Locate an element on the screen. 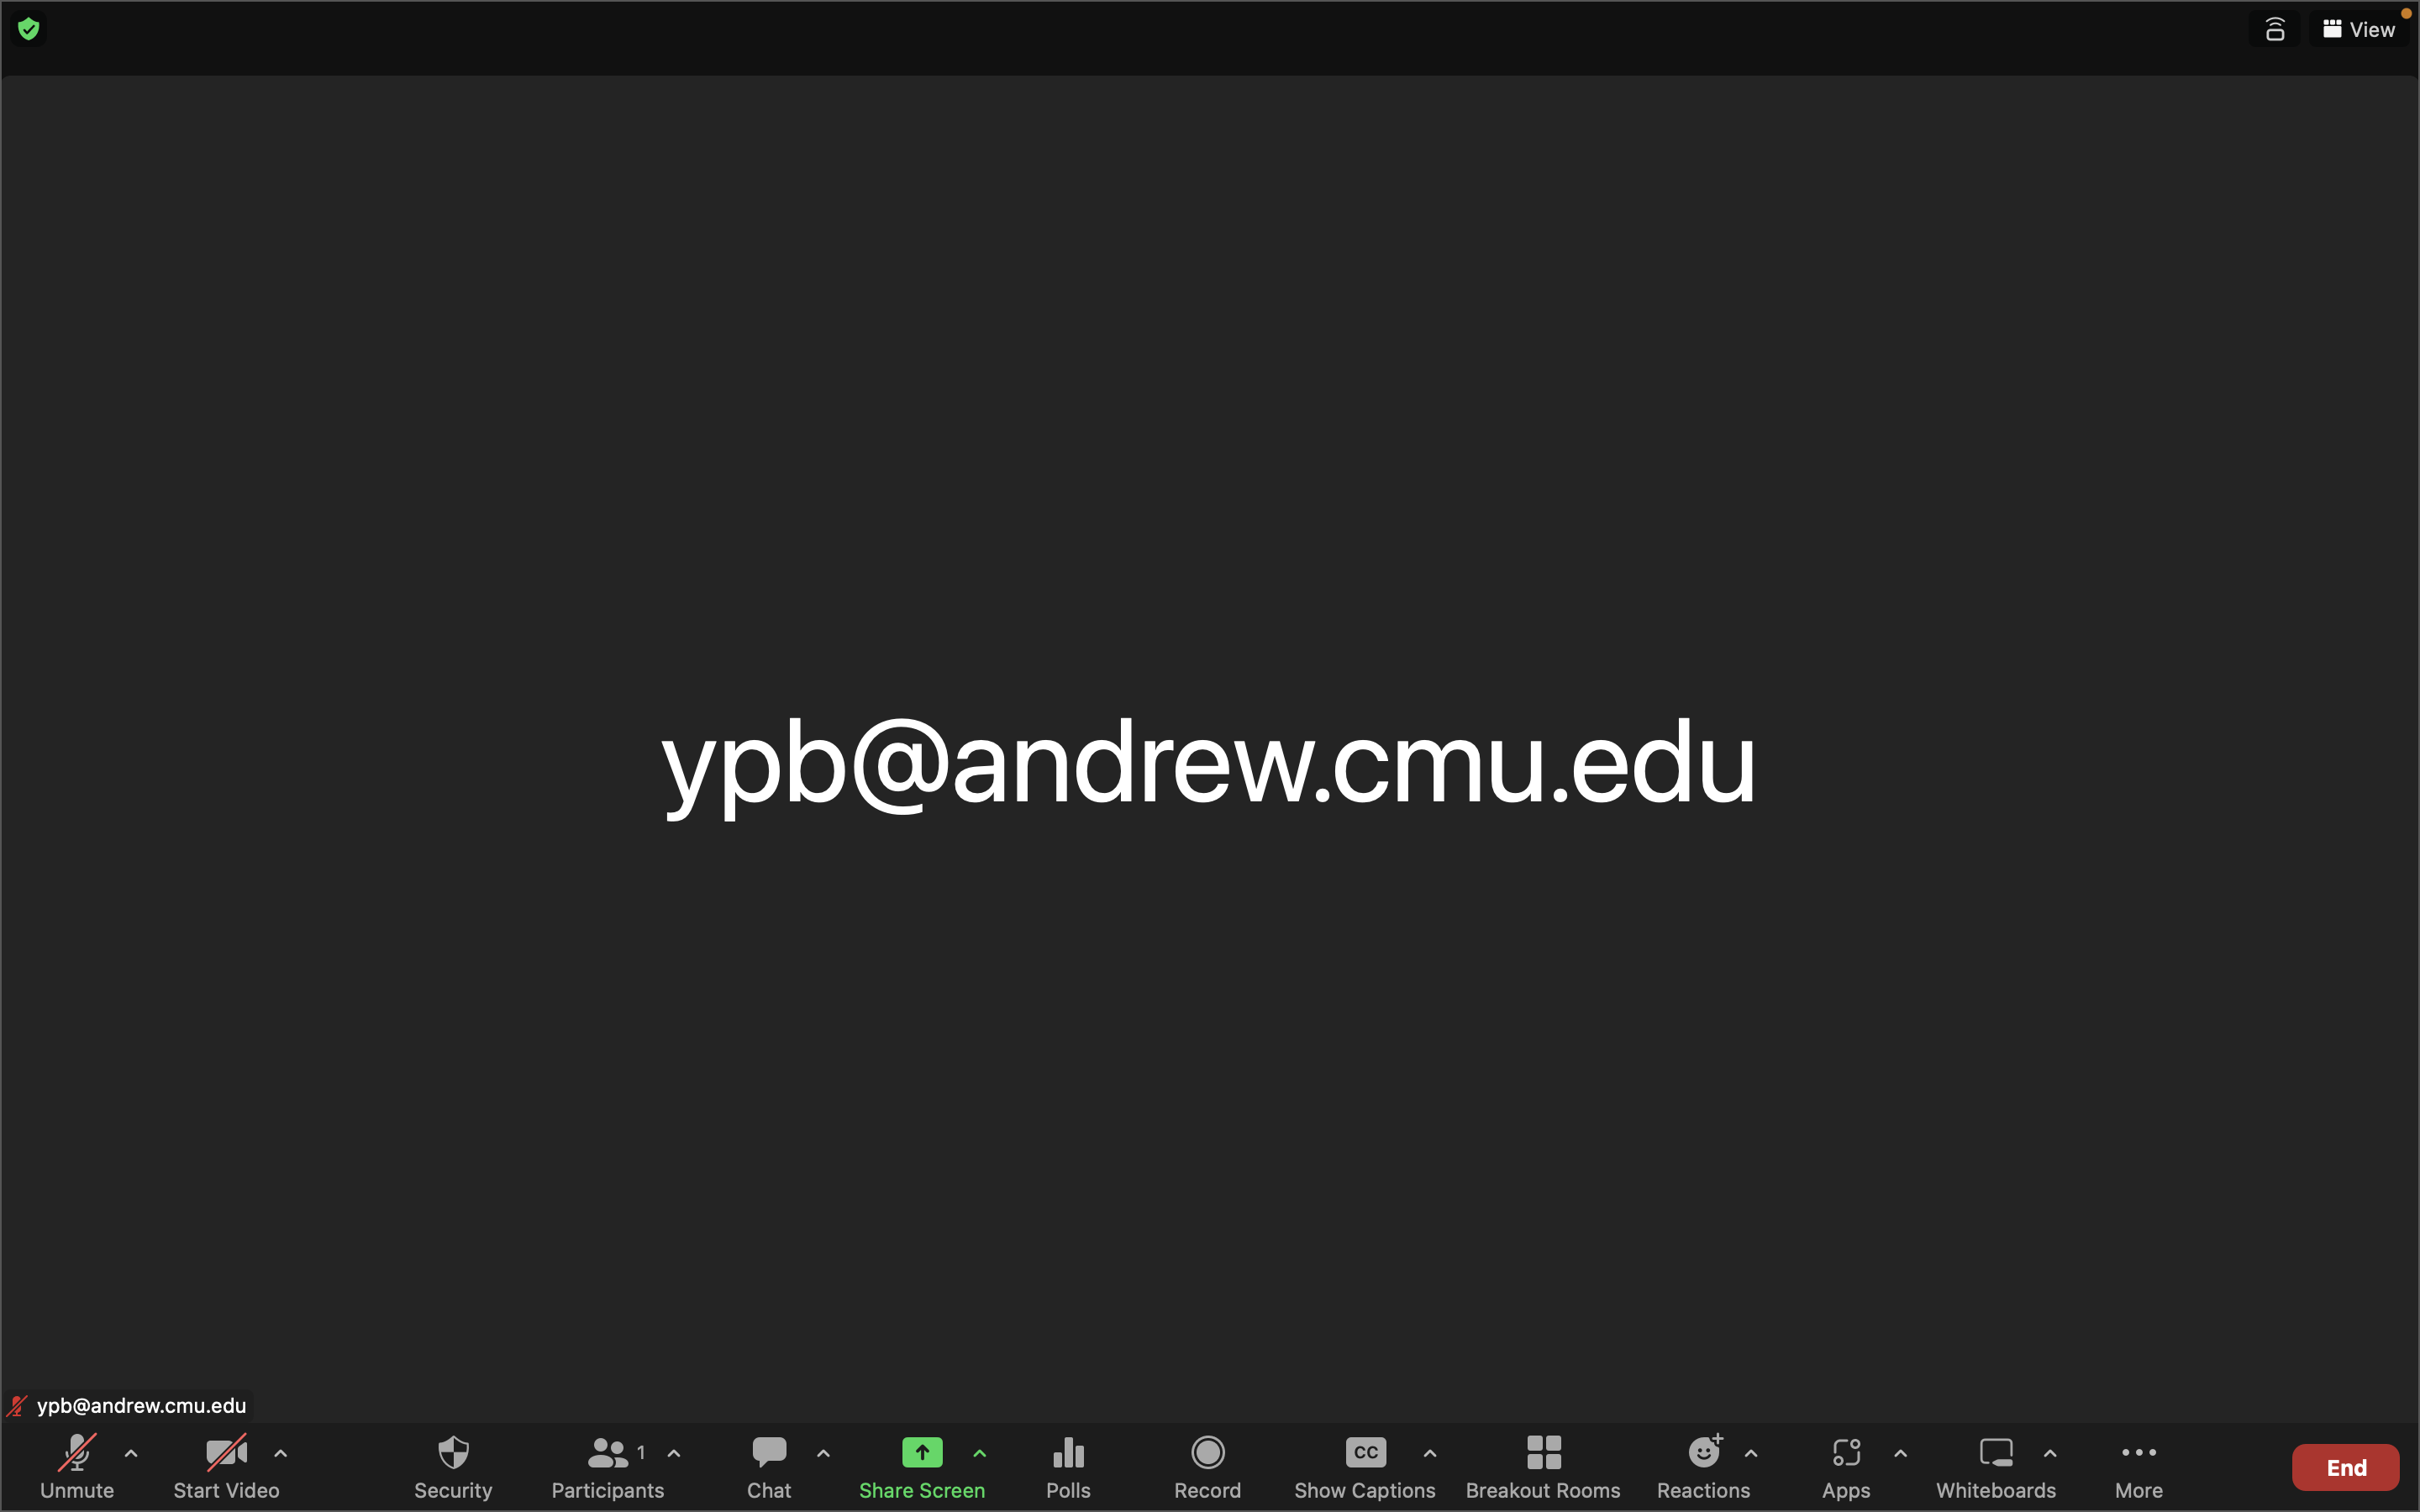 This screenshot has height=1512, width=2420. Interact with captions settings is located at coordinates (1429, 1456).